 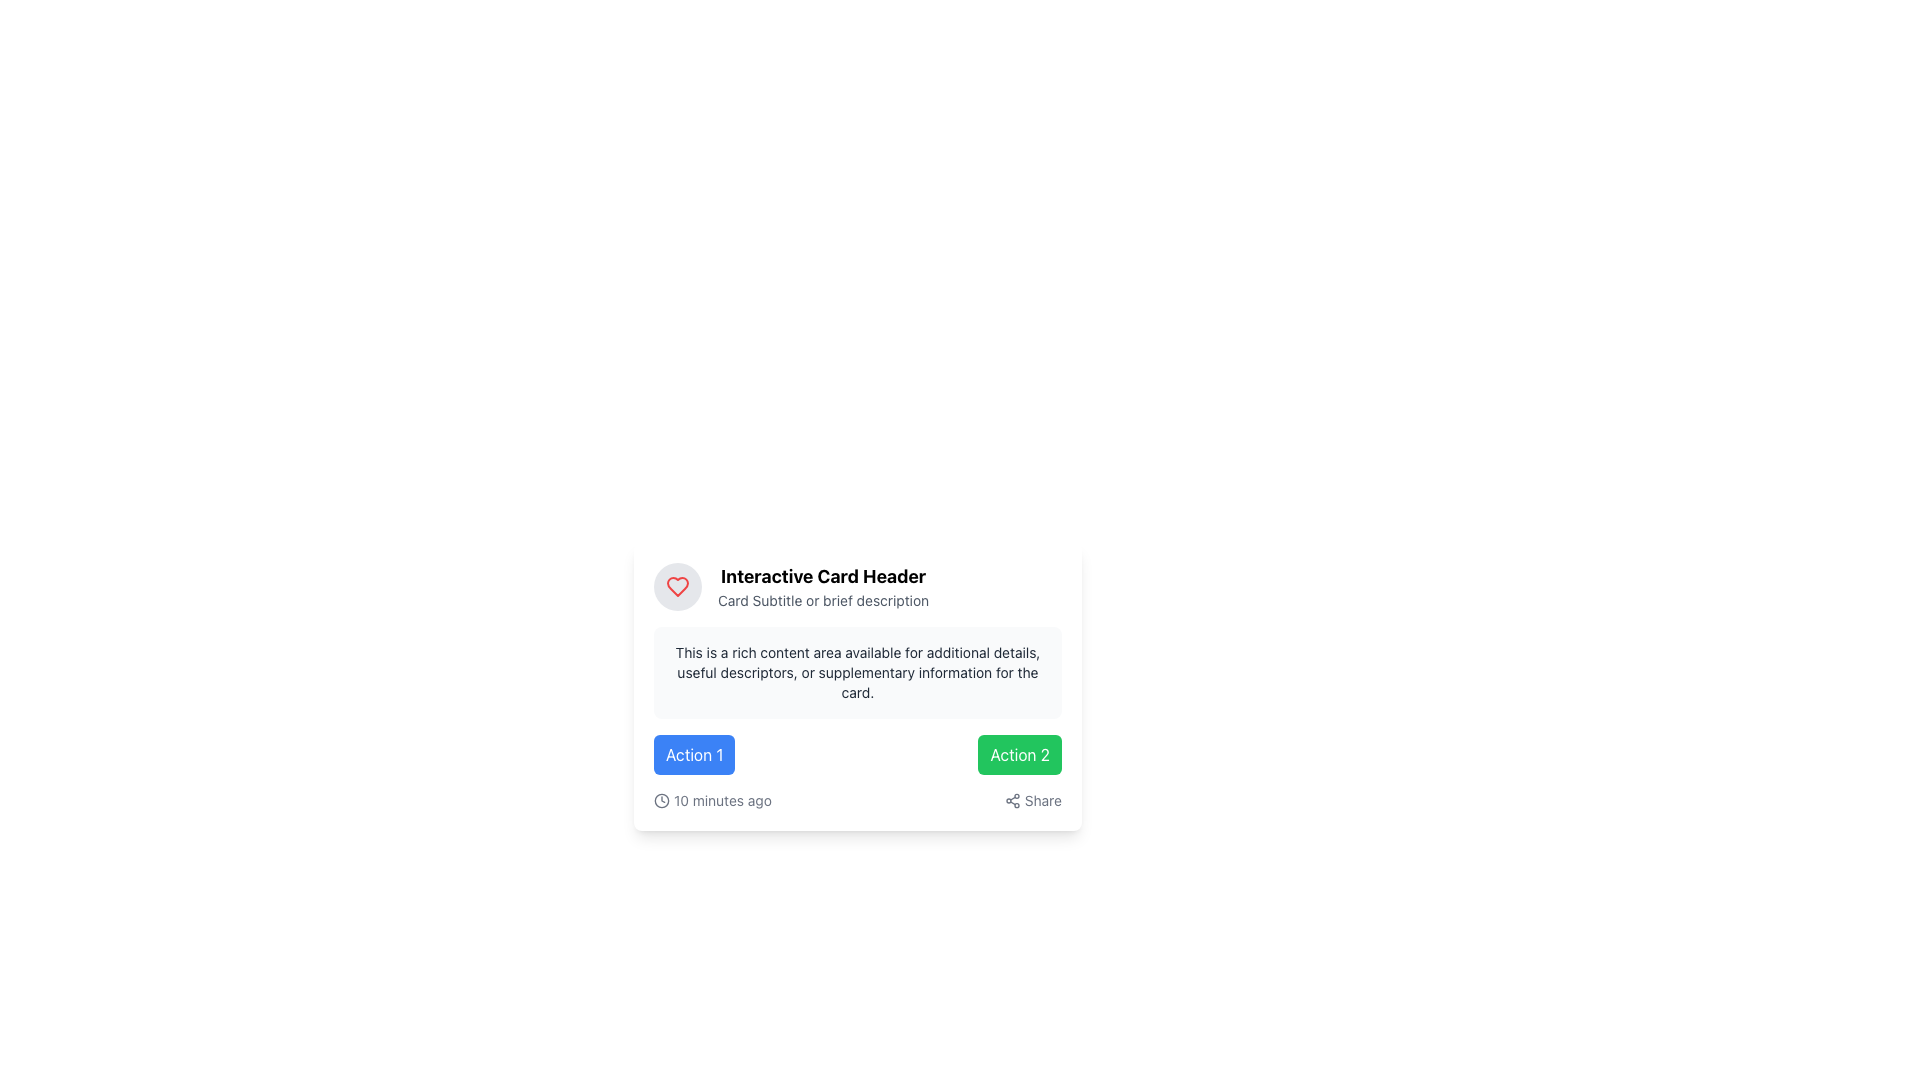 I want to click on timestamp displayed in the text with icon that shows '10 minutes ago', located at the bottom-left corner of the card and aligned with the 'Share' text, so click(x=712, y=800).